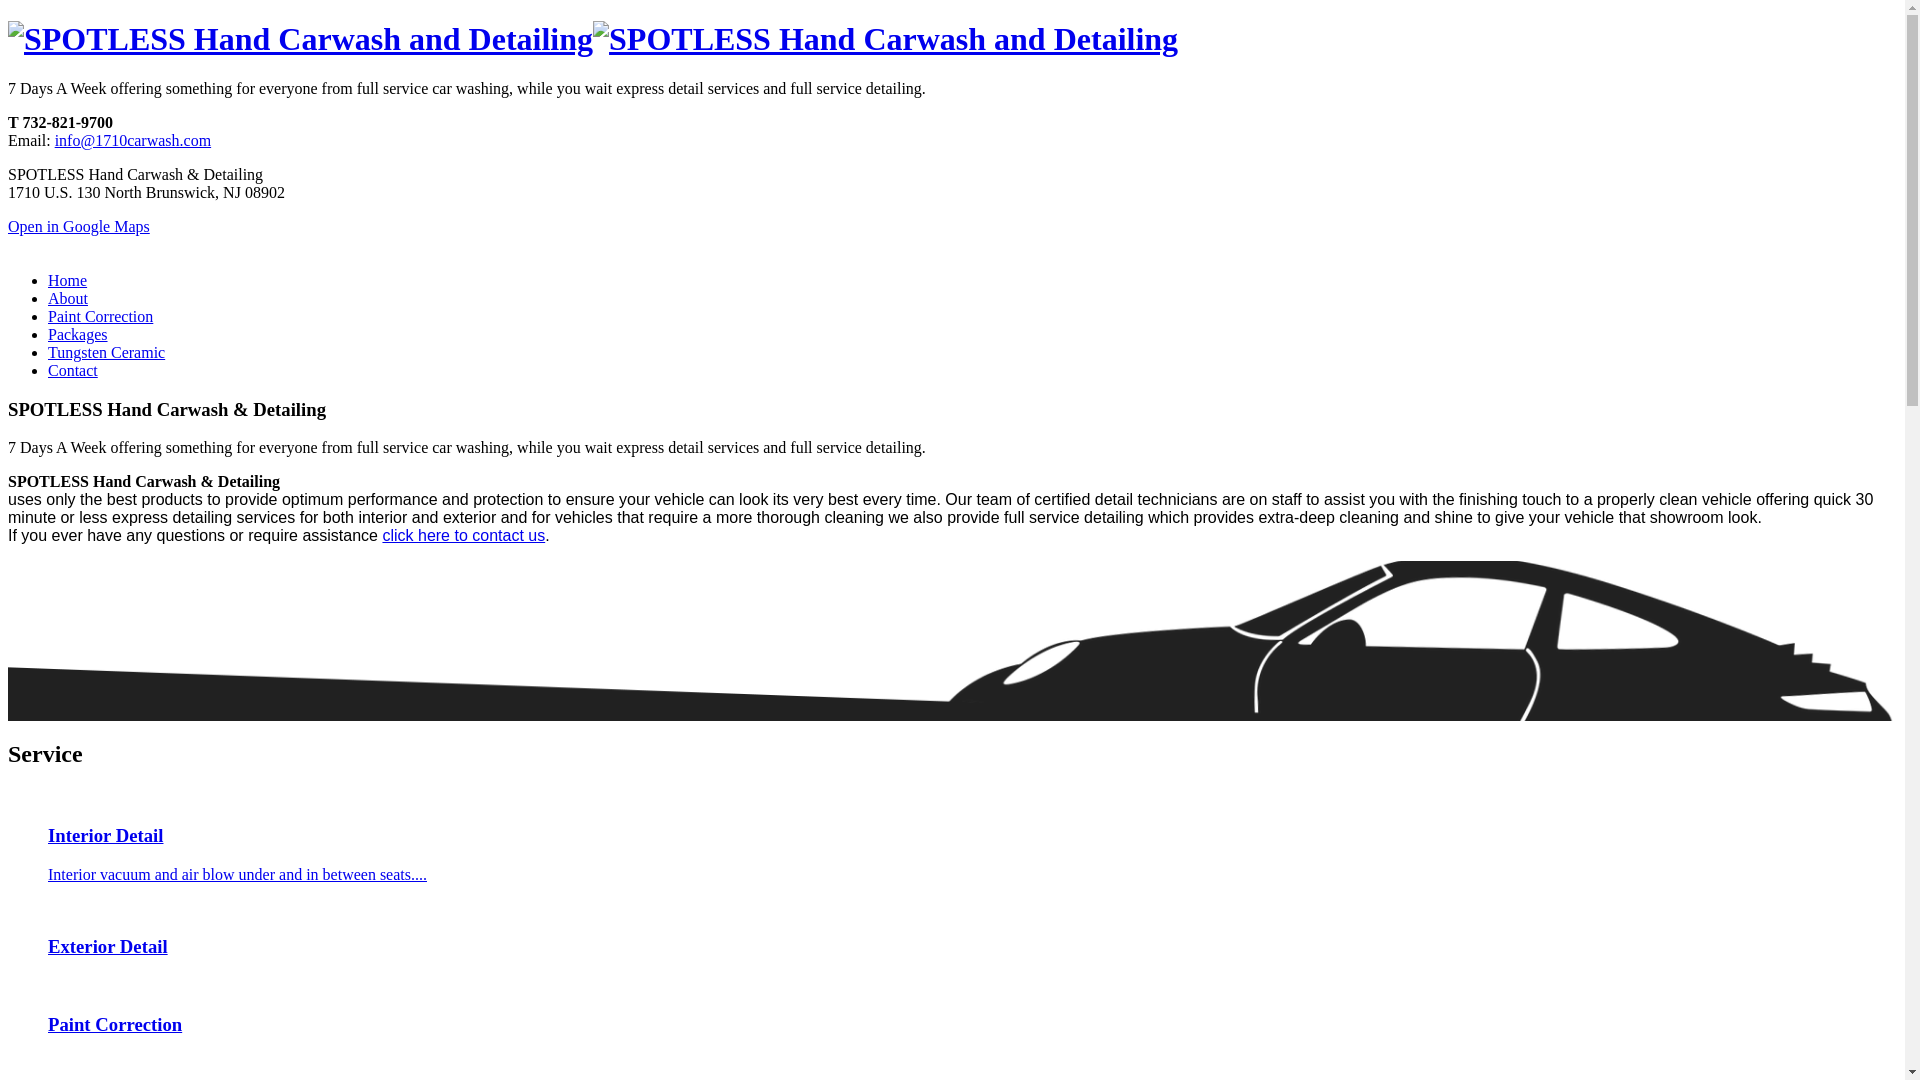 This screenshot has height=1080, width=1920. I want to click on 'Packages', so click(48, 333).